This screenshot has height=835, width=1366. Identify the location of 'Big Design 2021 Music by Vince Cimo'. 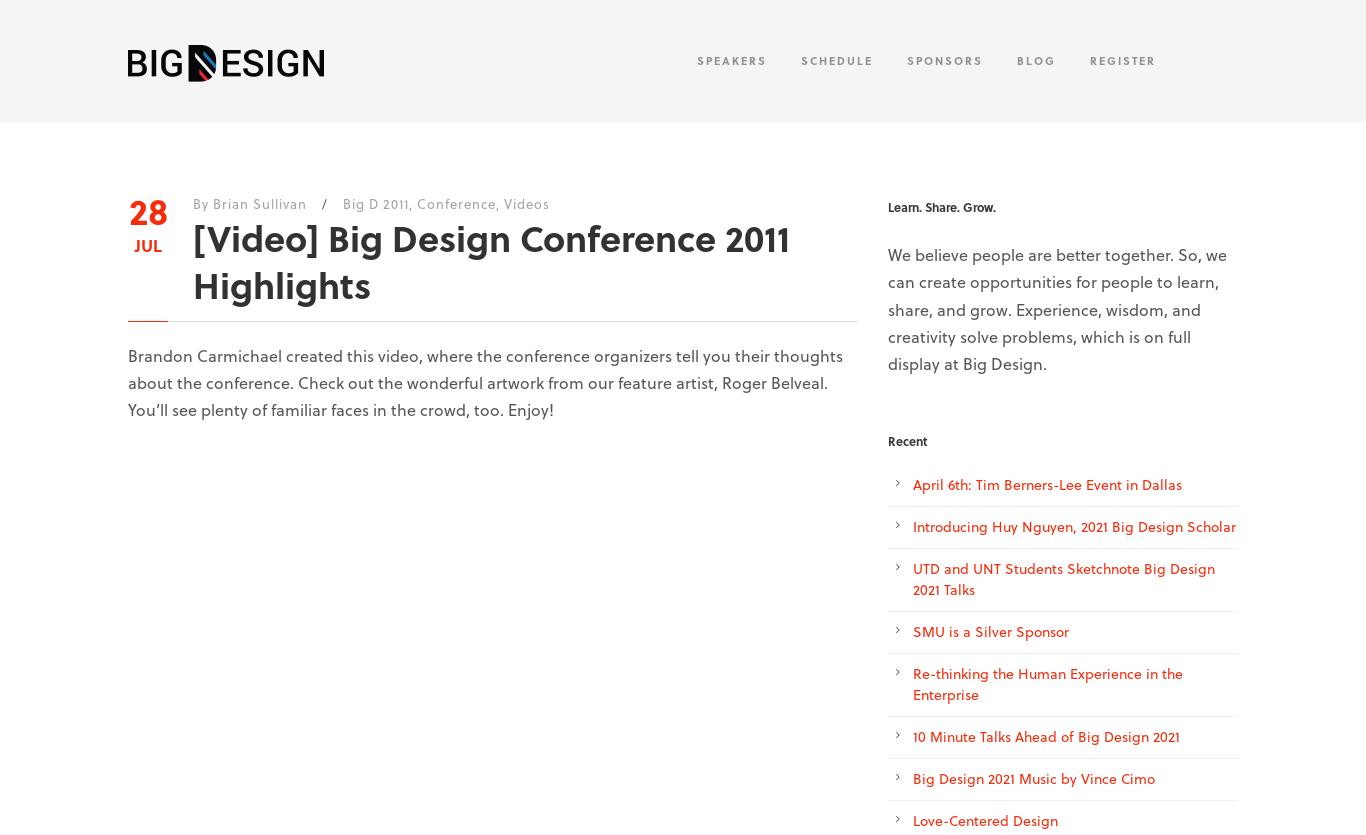
(1033, 777).